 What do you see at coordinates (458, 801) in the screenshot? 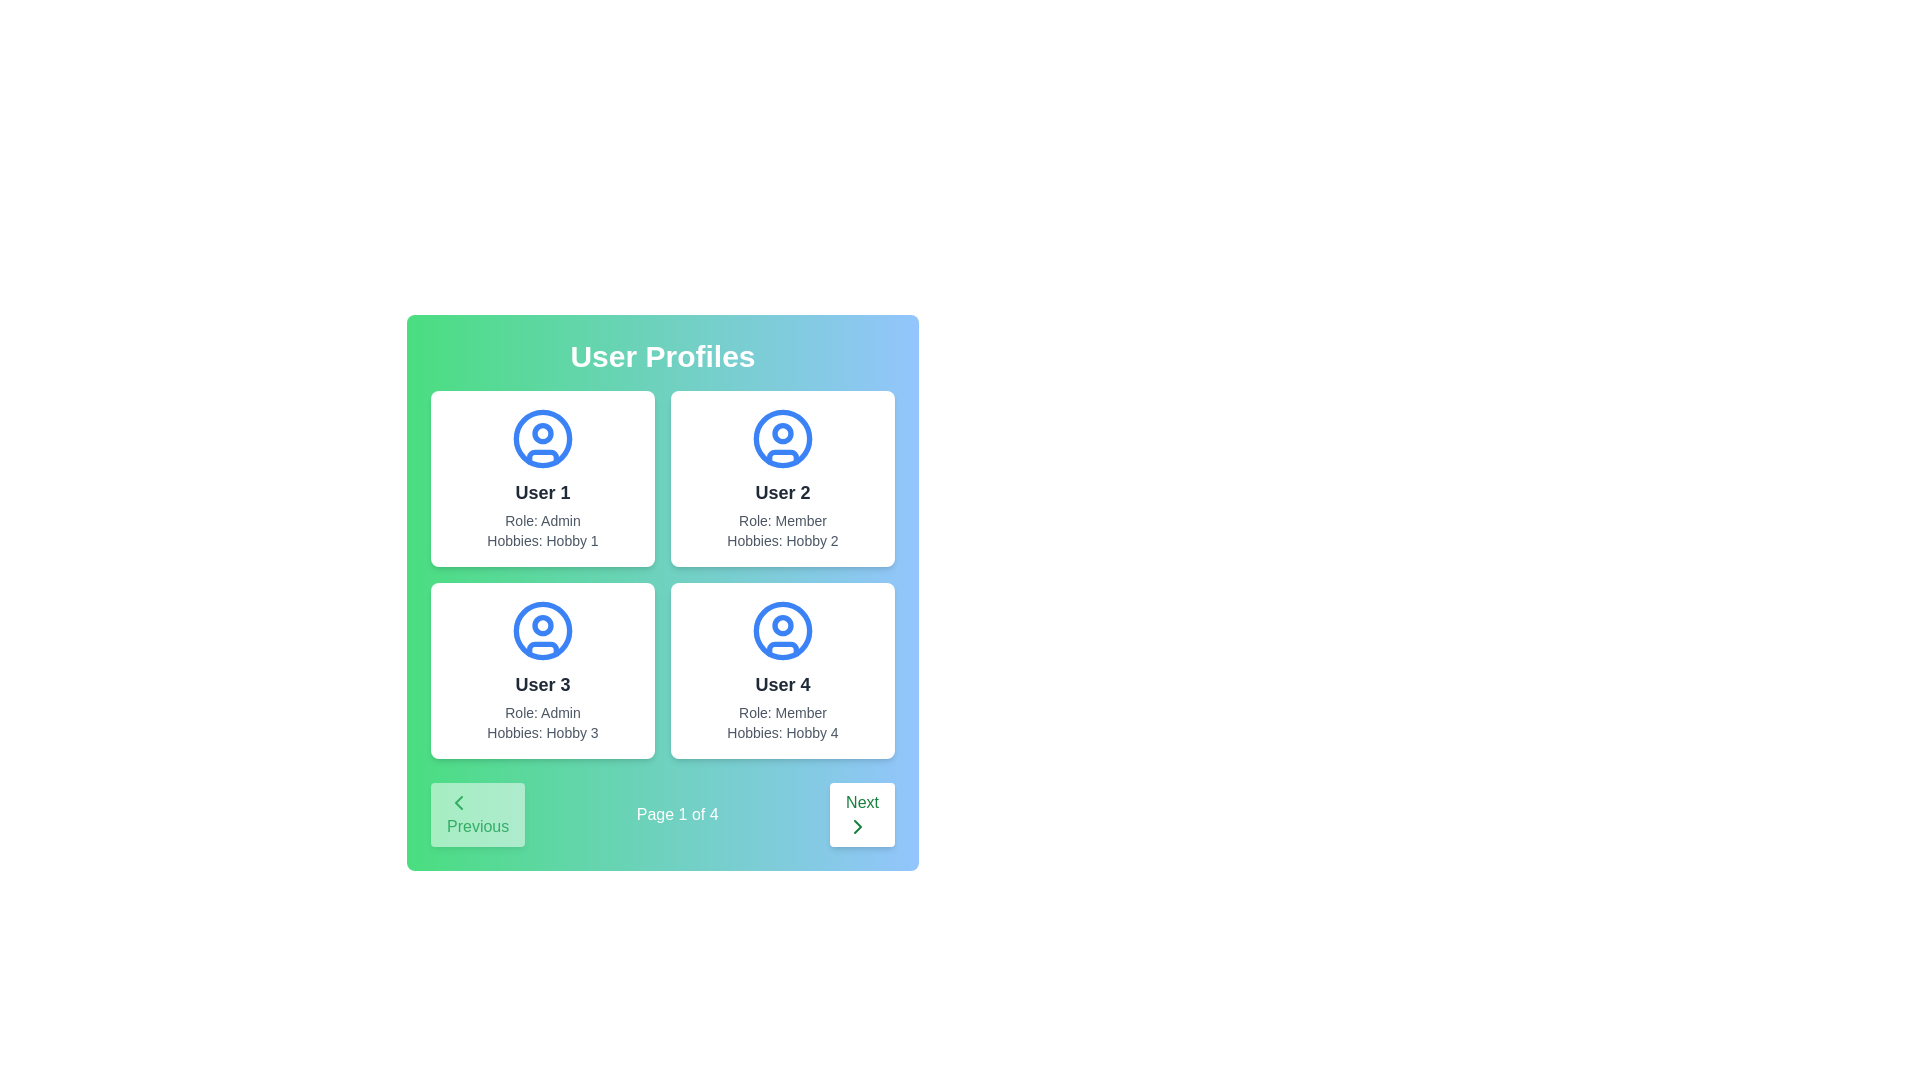
I see `the left-pointing chevron arrow icon within the 'Previous' button located in the bottom left corner of the interface` at bounding box center [458, 801].